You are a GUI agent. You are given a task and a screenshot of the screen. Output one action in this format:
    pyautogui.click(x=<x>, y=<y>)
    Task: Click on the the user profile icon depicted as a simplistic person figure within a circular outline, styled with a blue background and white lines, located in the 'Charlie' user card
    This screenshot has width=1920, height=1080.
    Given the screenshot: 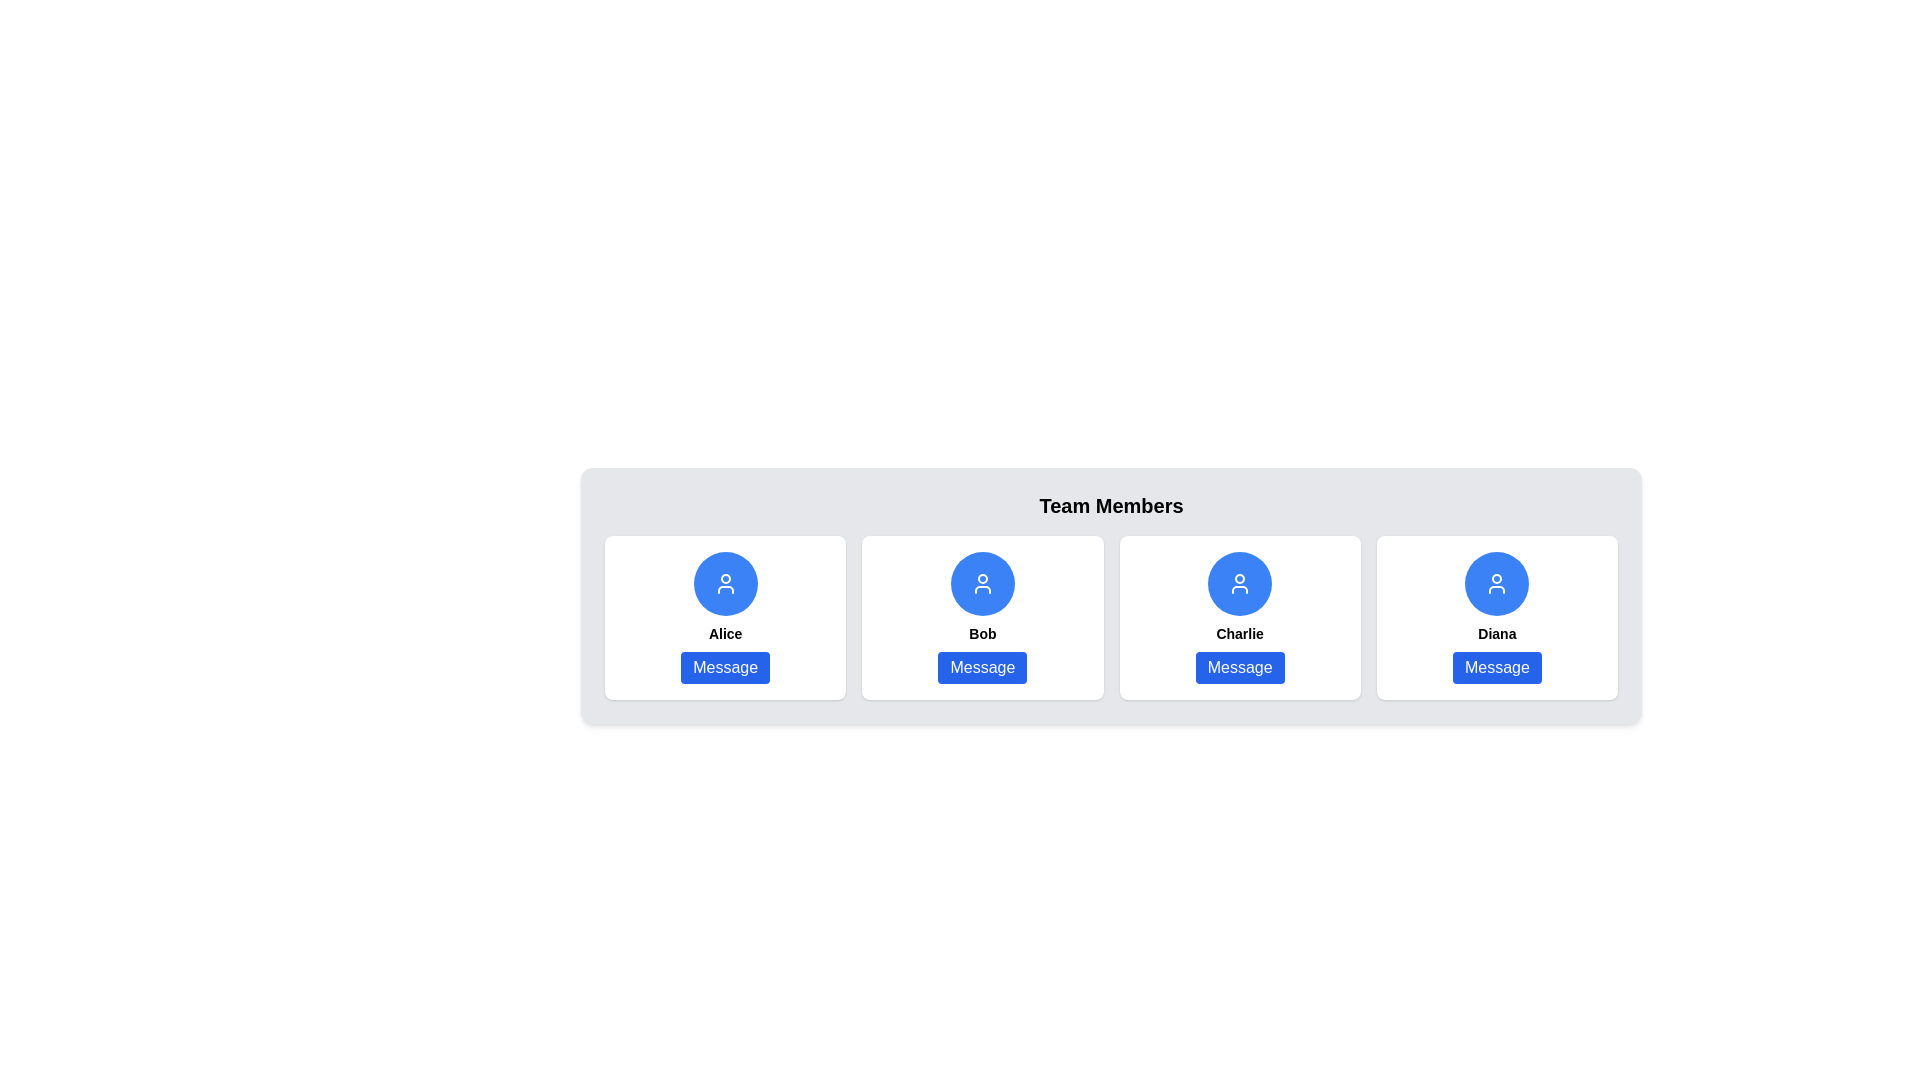 What is the action you would take?
    pyautogui.click(x=1239, y=583)
    